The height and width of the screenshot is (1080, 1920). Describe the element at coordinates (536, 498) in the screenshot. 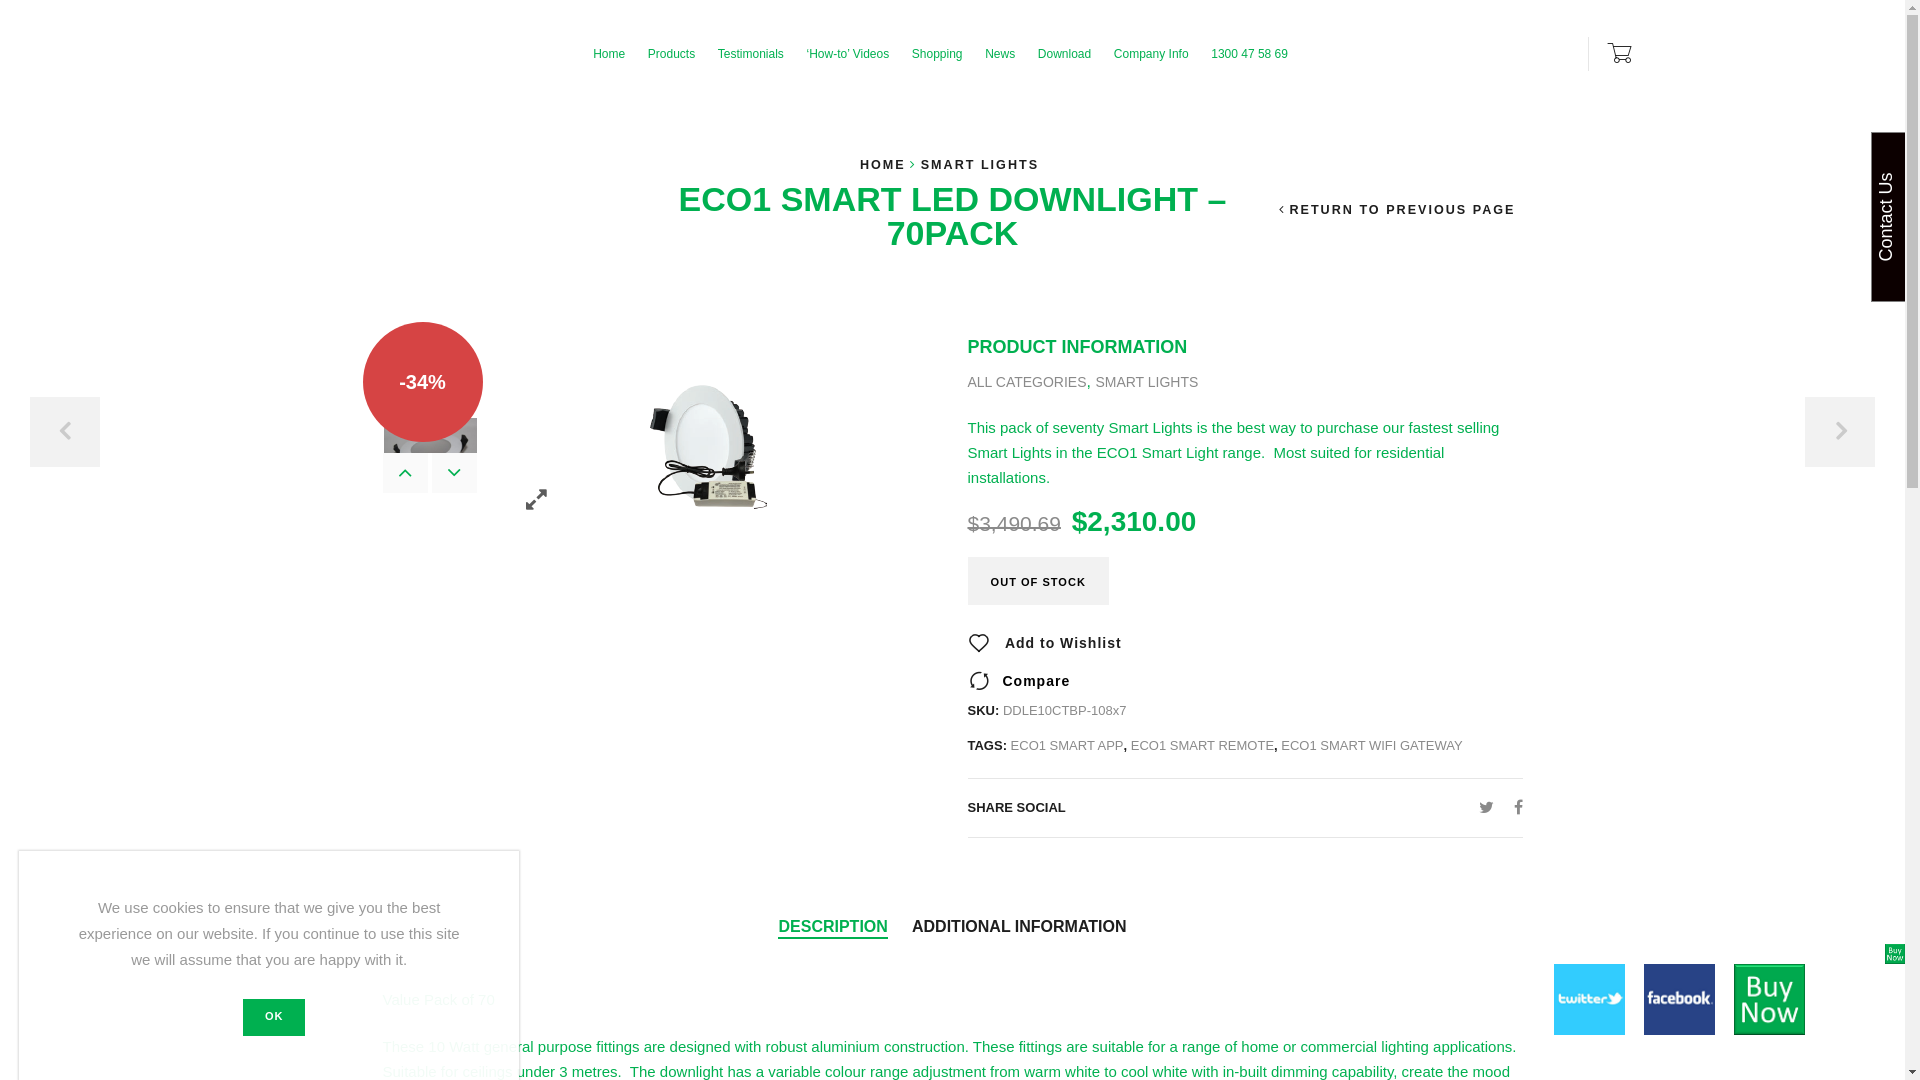

I see `'Zoom images'` at that location.